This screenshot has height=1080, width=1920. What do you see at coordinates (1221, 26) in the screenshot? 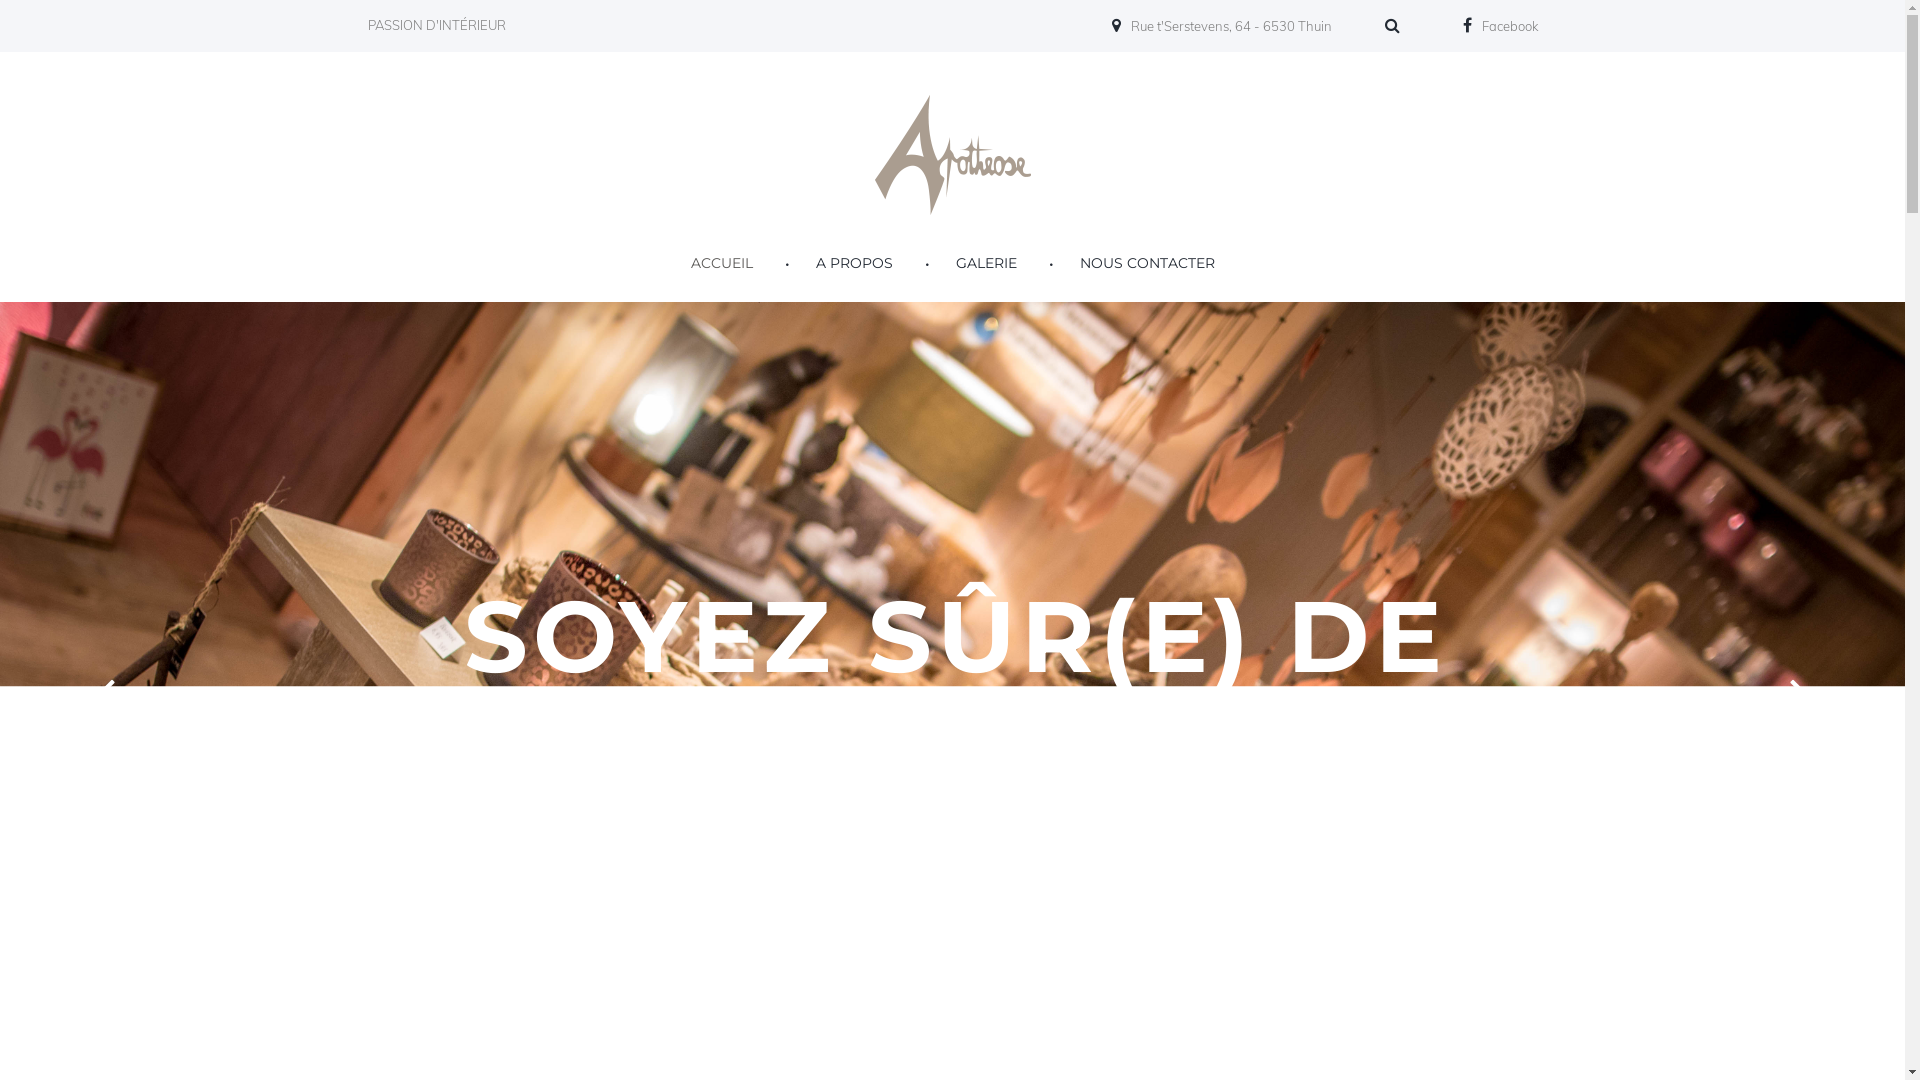
I see `'Rue t'Serstevens, 64 - 6530 Thuin'` at bounding box center [1221, 26].